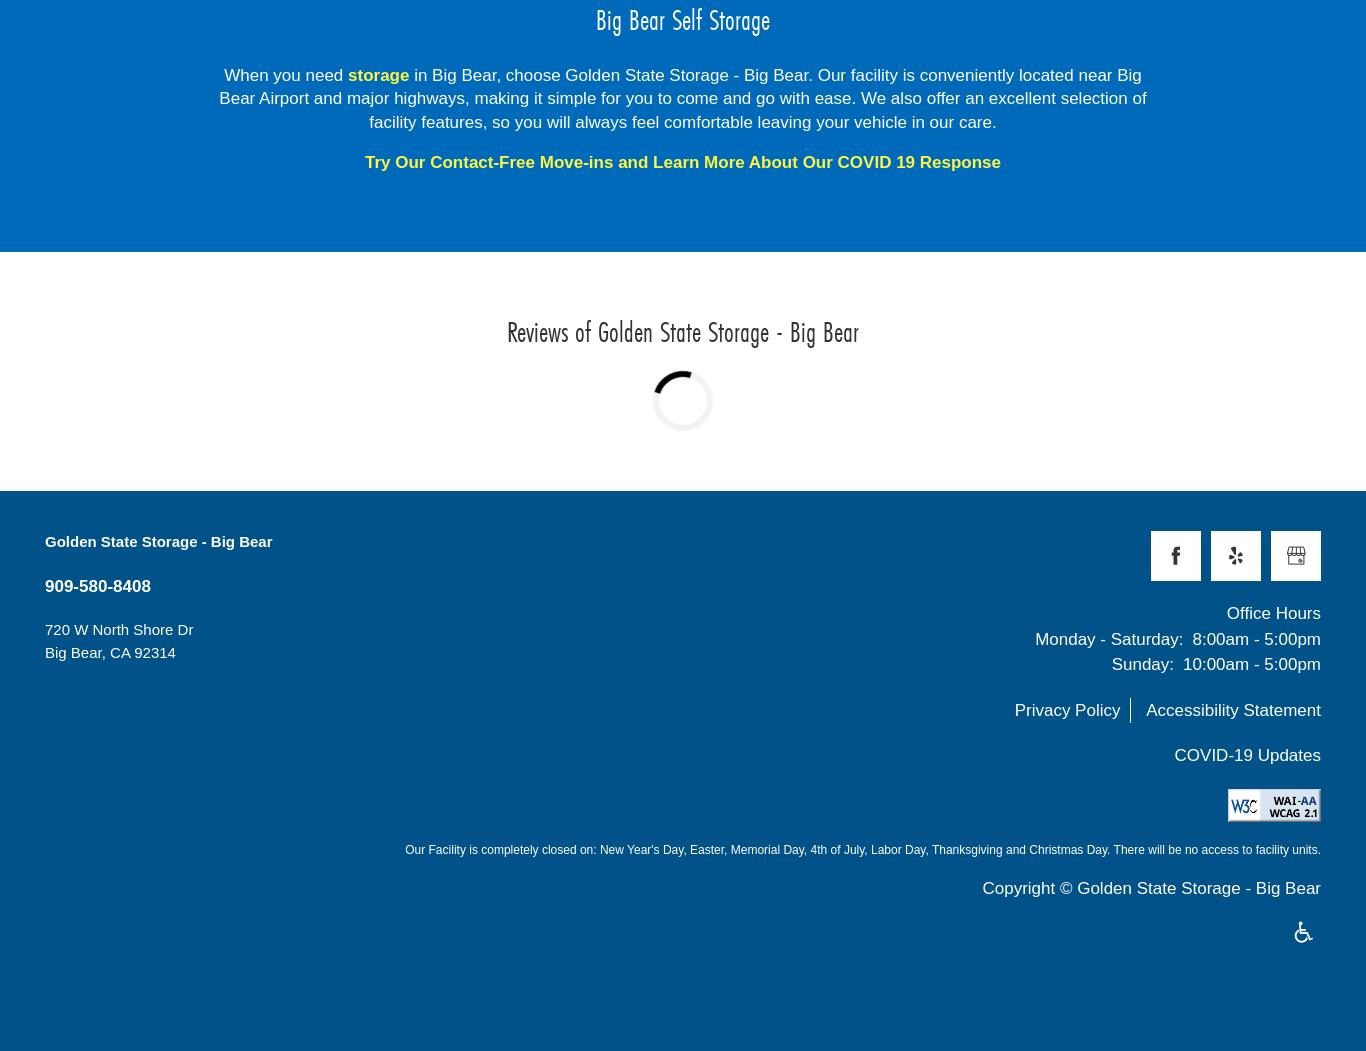 This screenshot has height=1051, width=1366. What do you see at coordinates (120, 651) in the screenshot?
I see `'CA'` at bounding box center [120, 651].